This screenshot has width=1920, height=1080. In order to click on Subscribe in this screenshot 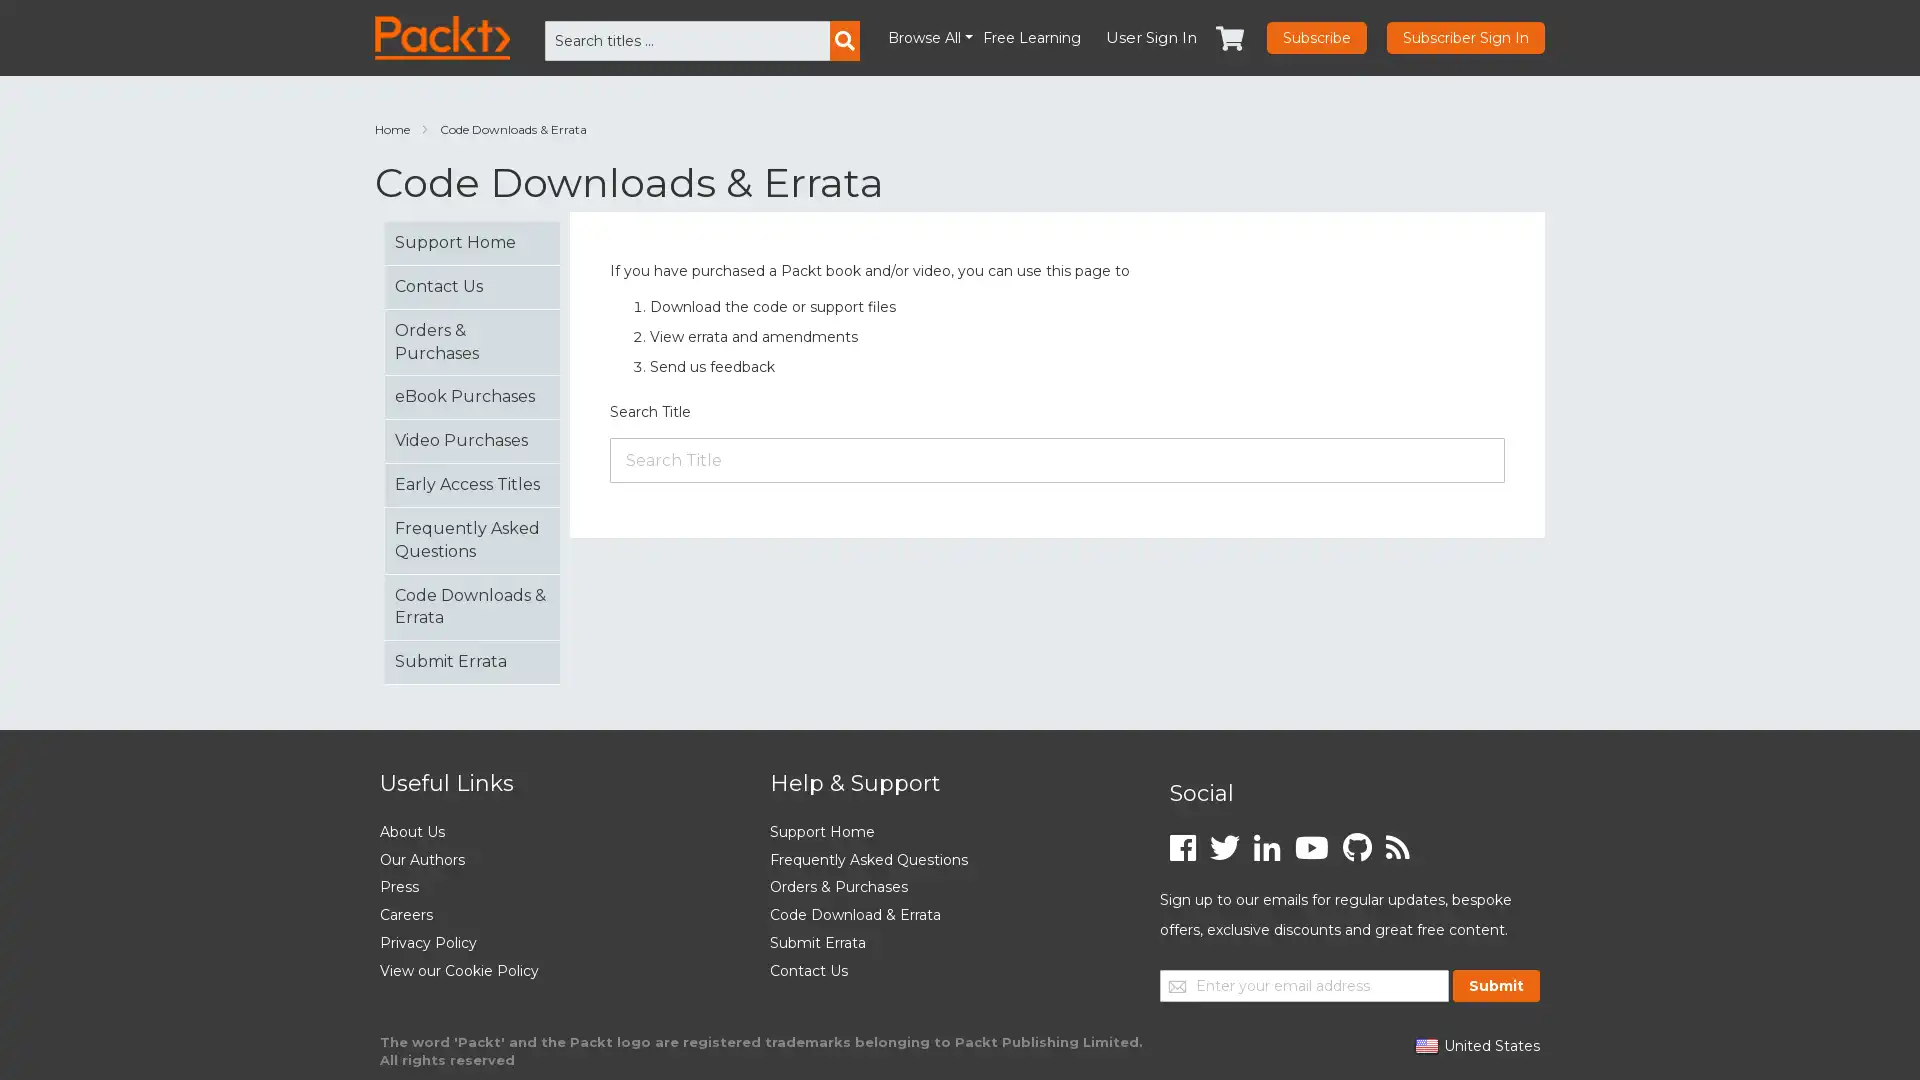, I will do `click(1316, 38)`.